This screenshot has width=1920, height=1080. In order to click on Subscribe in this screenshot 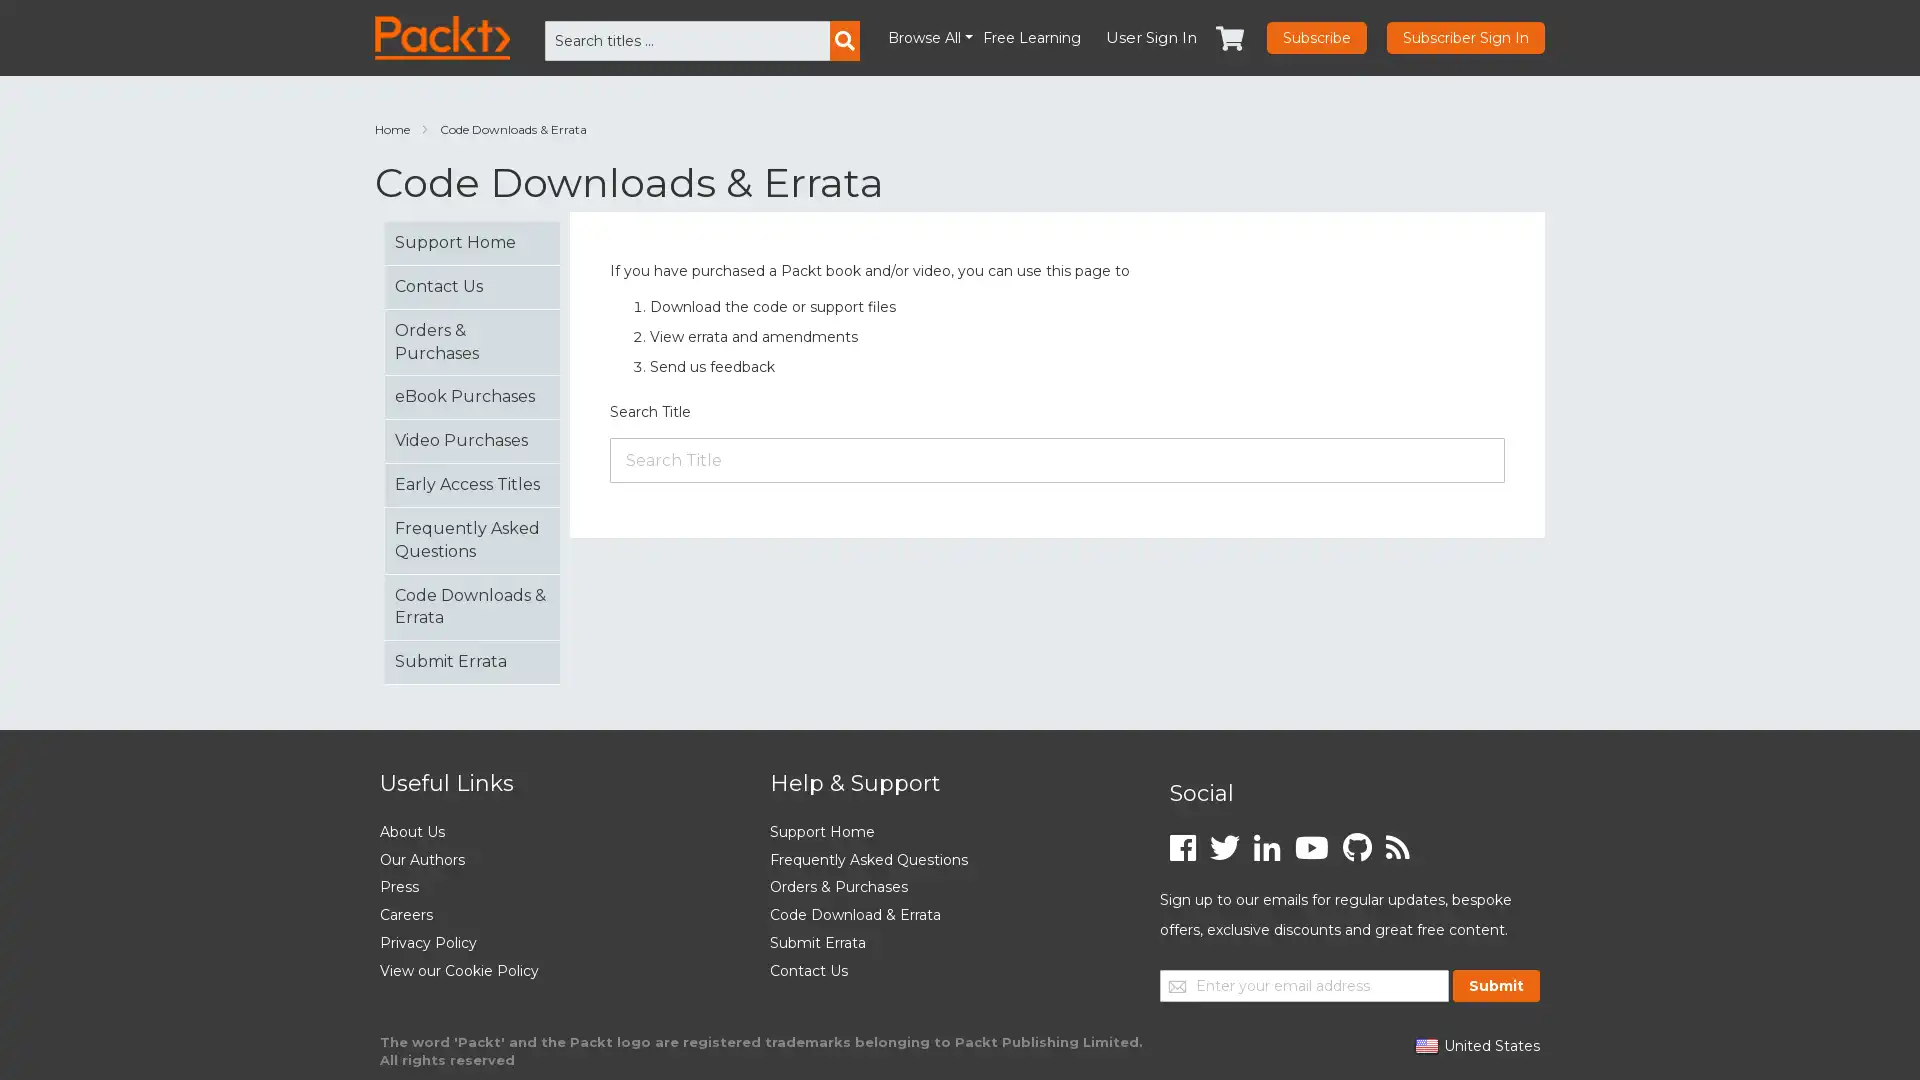, I will do `click(1316, 38)`.